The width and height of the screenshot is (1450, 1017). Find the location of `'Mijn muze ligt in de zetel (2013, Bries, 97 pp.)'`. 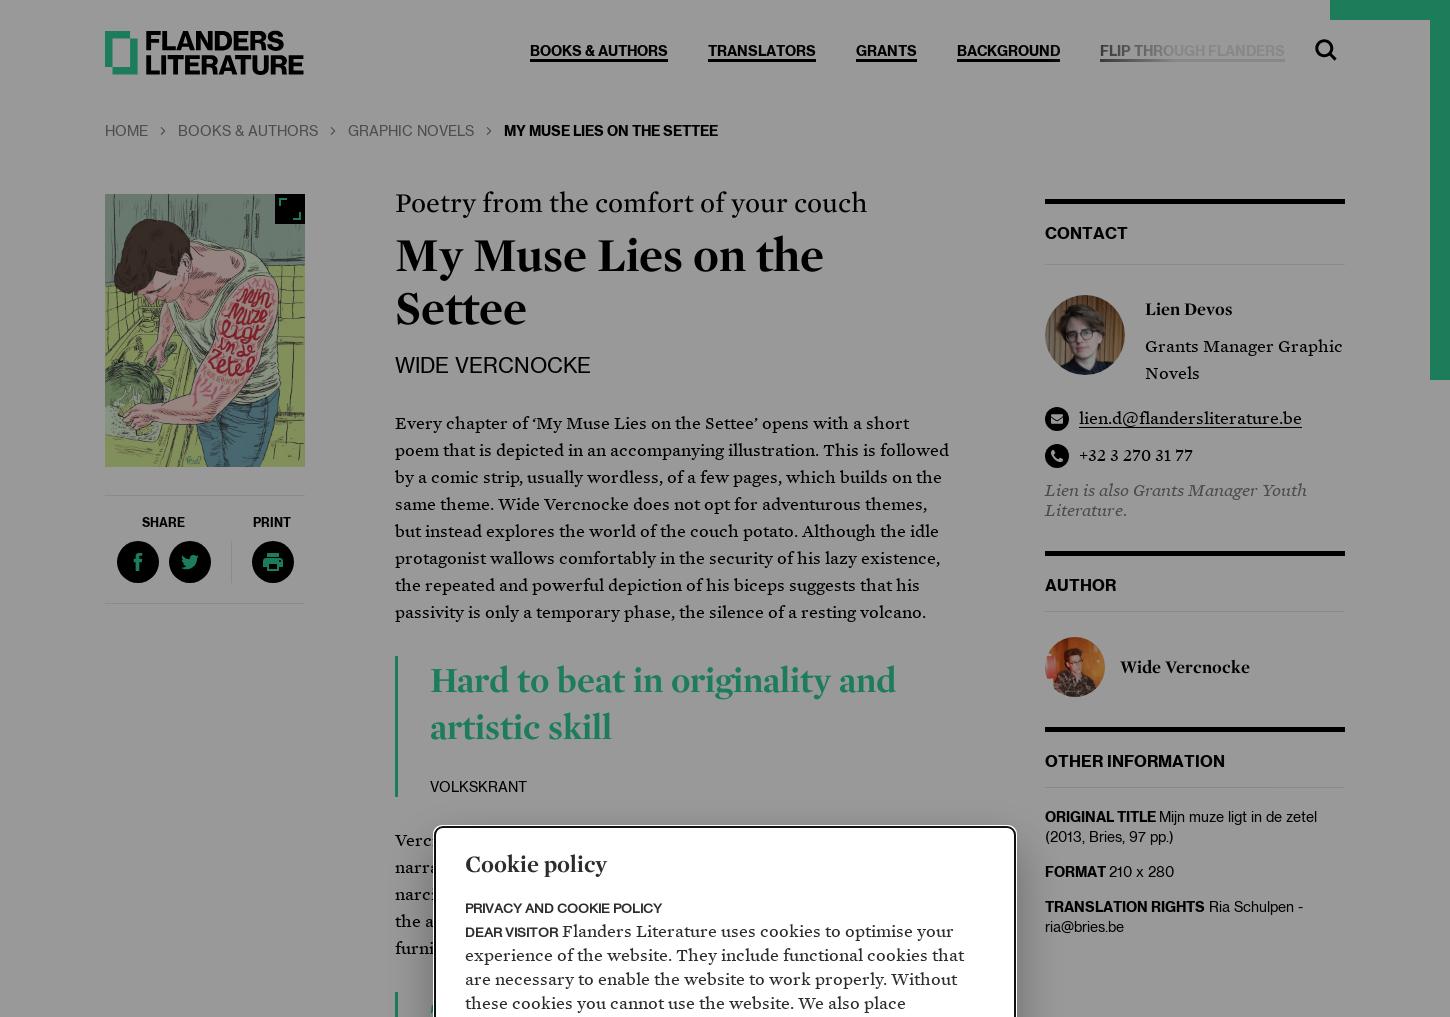

'Mijn muze ligt in de zetel (2013, Bries, 97 pp.)' is located at coordinates (1180, 827).